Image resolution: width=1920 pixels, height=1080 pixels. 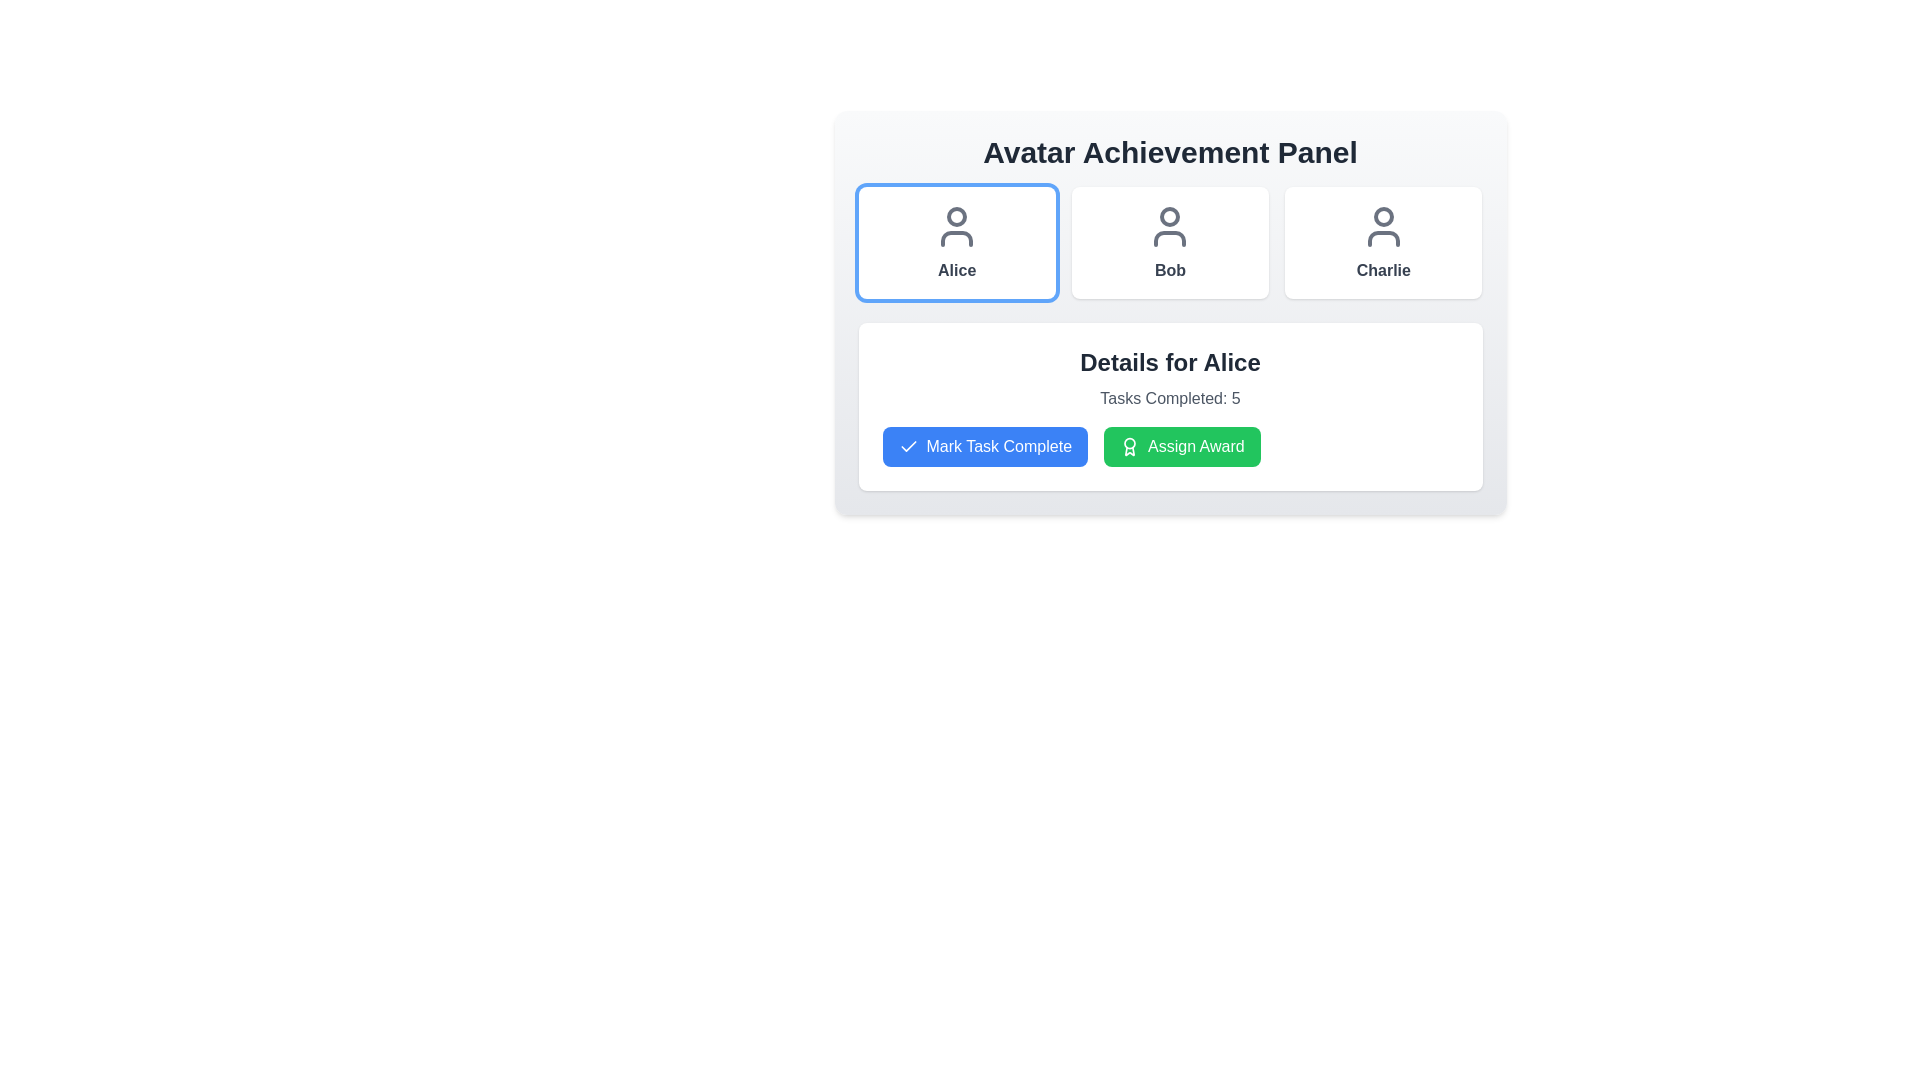 What do you see at coordinates (1170, 216) in the screenshot?
I see `the circular shape representing the user avatar icon for 'Bob' located at the center of the head of the avatar figure` at bounding box center [1170, 216].